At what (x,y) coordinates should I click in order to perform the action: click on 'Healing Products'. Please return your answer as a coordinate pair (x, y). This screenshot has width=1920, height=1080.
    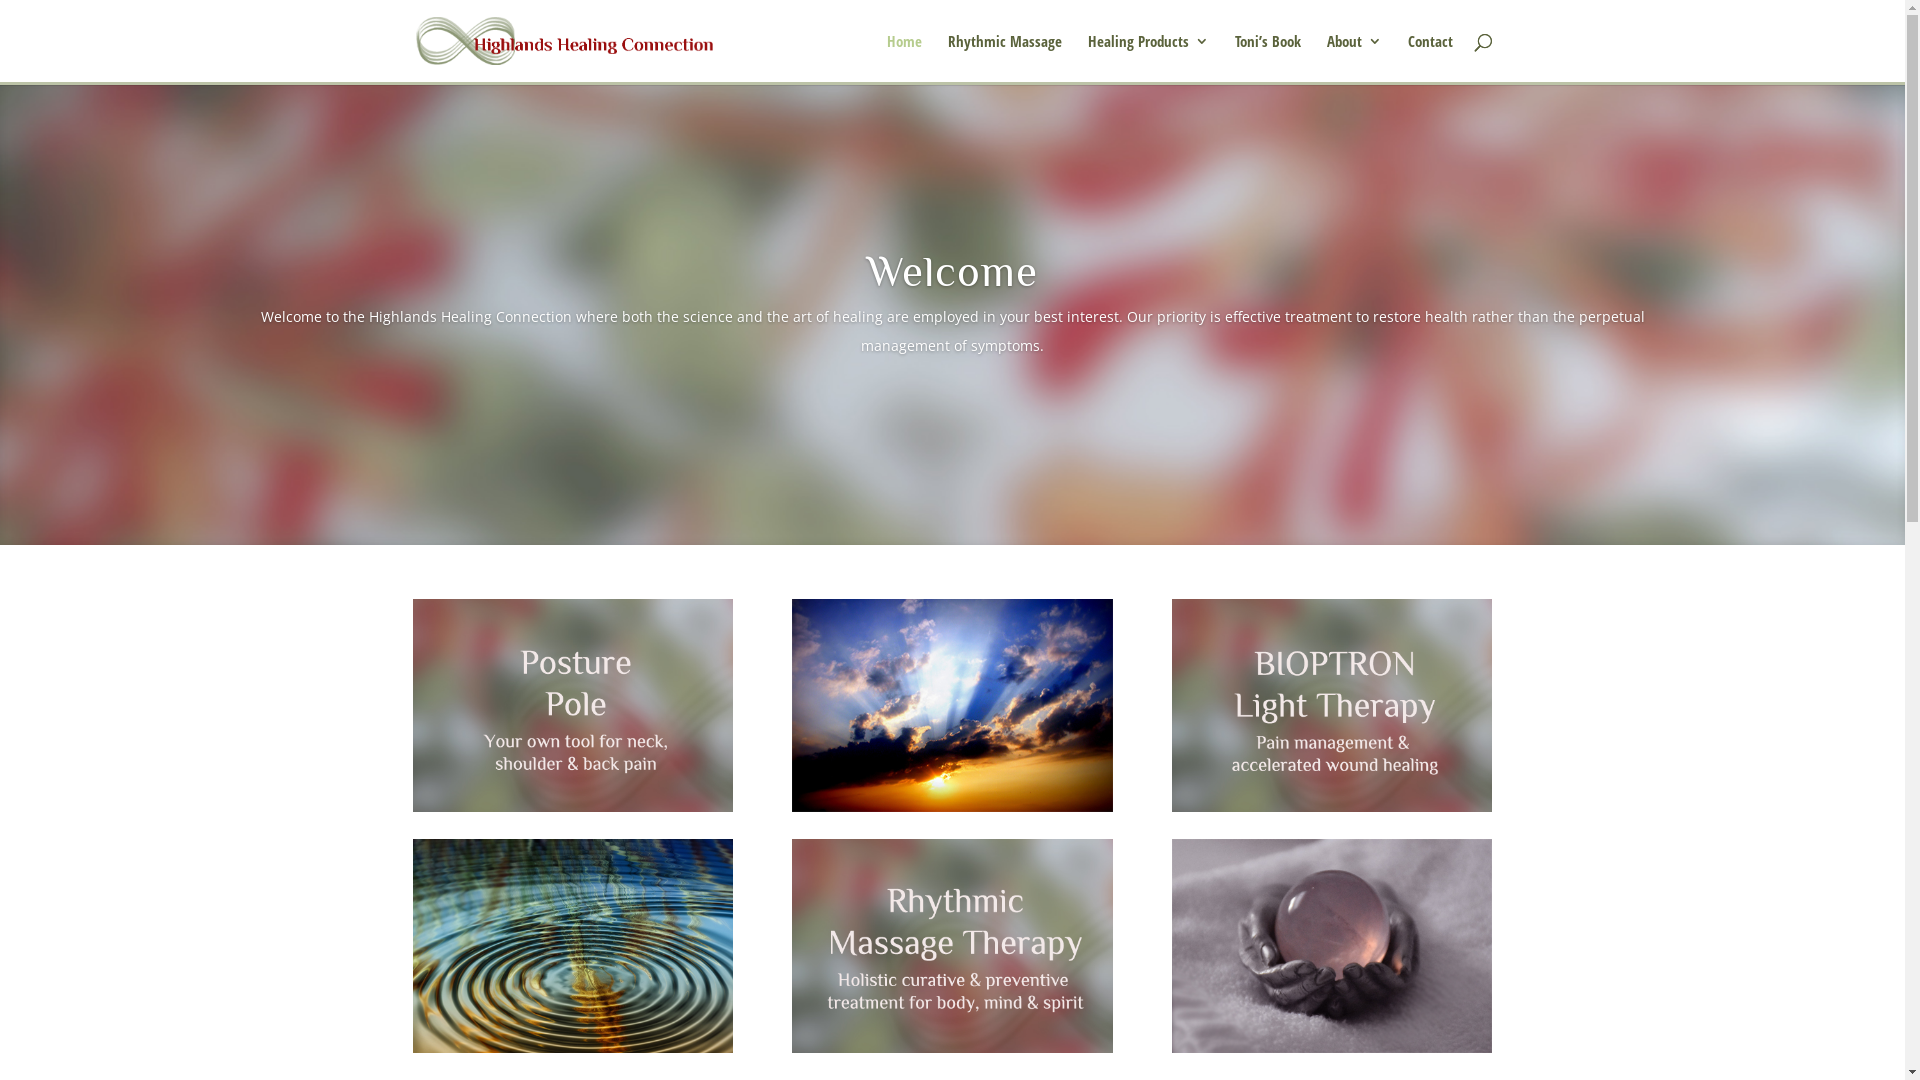
    Looking at the image, I should click on (1148, 56).